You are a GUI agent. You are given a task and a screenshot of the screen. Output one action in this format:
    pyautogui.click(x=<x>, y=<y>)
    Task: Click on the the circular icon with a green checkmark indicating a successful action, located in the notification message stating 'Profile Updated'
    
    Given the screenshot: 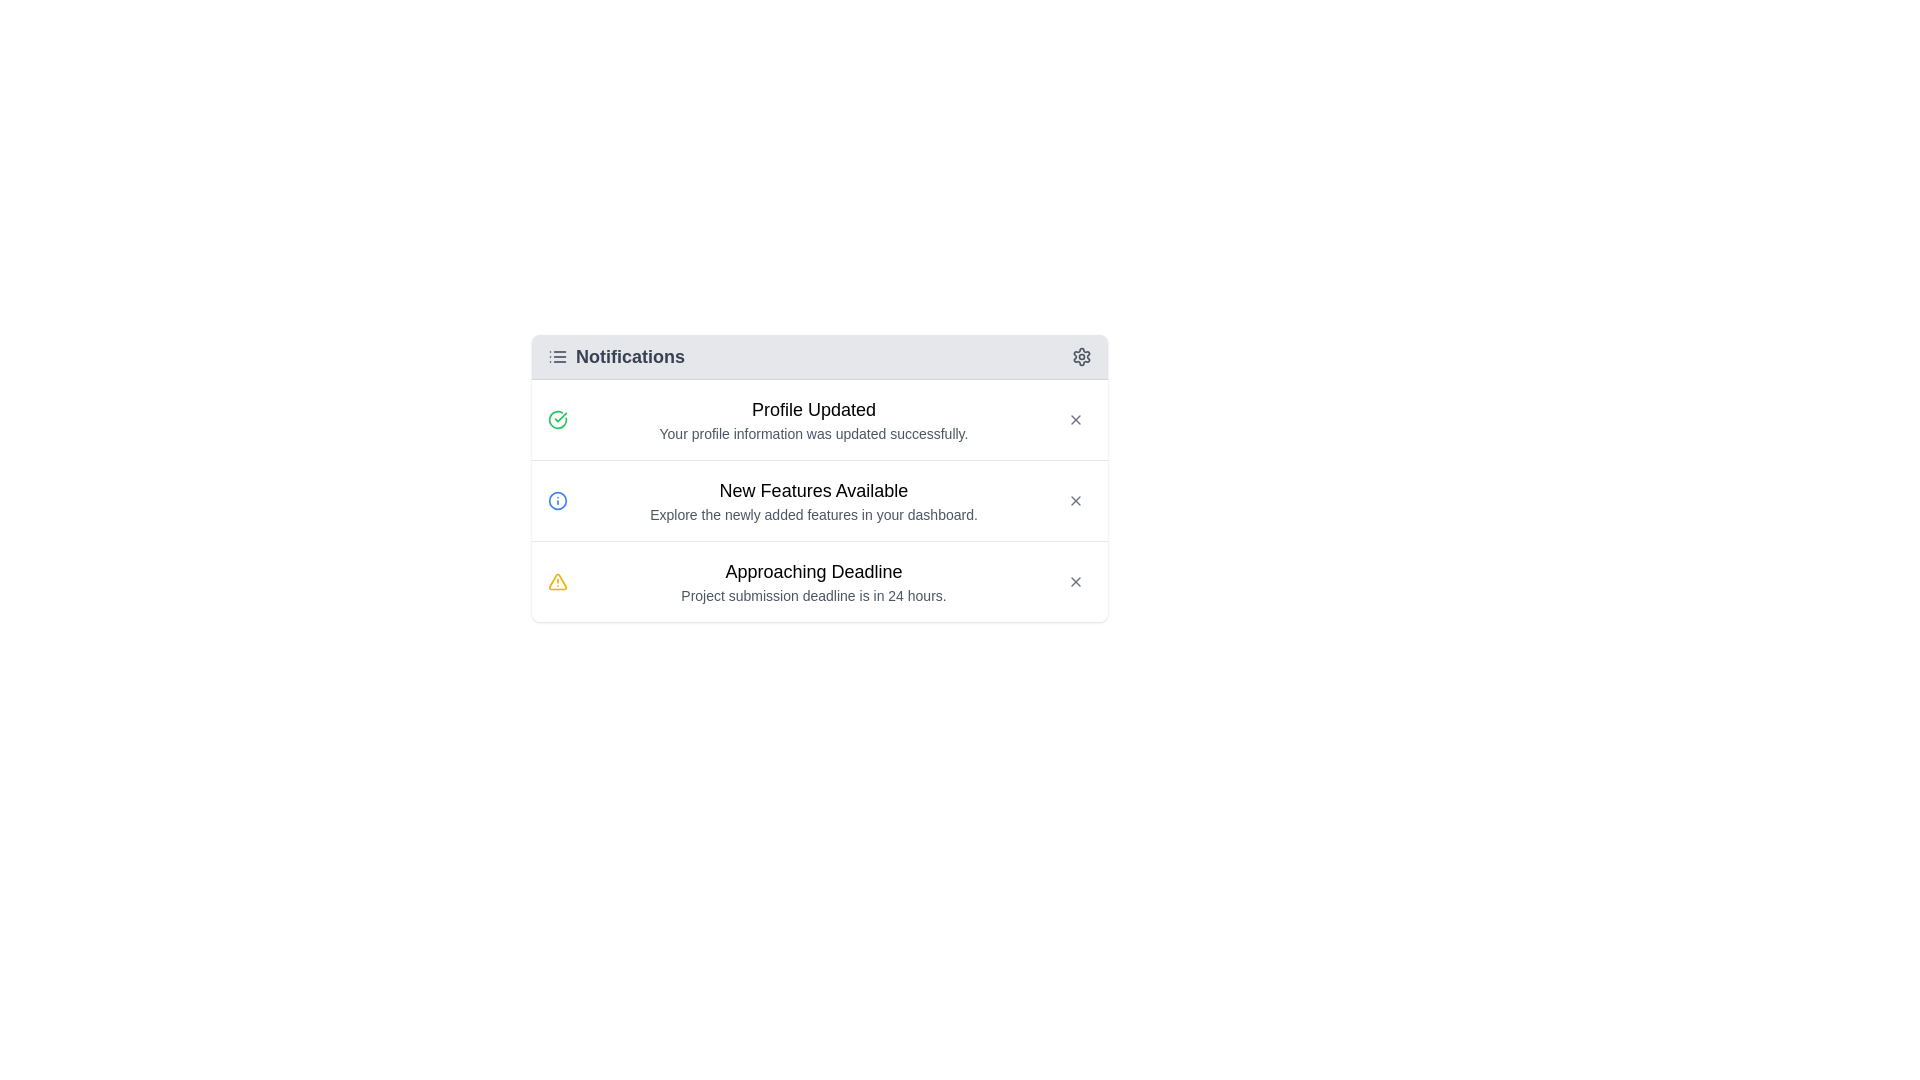 What is the action you would take?
    pyautogui.click(x=557, y=419)
    